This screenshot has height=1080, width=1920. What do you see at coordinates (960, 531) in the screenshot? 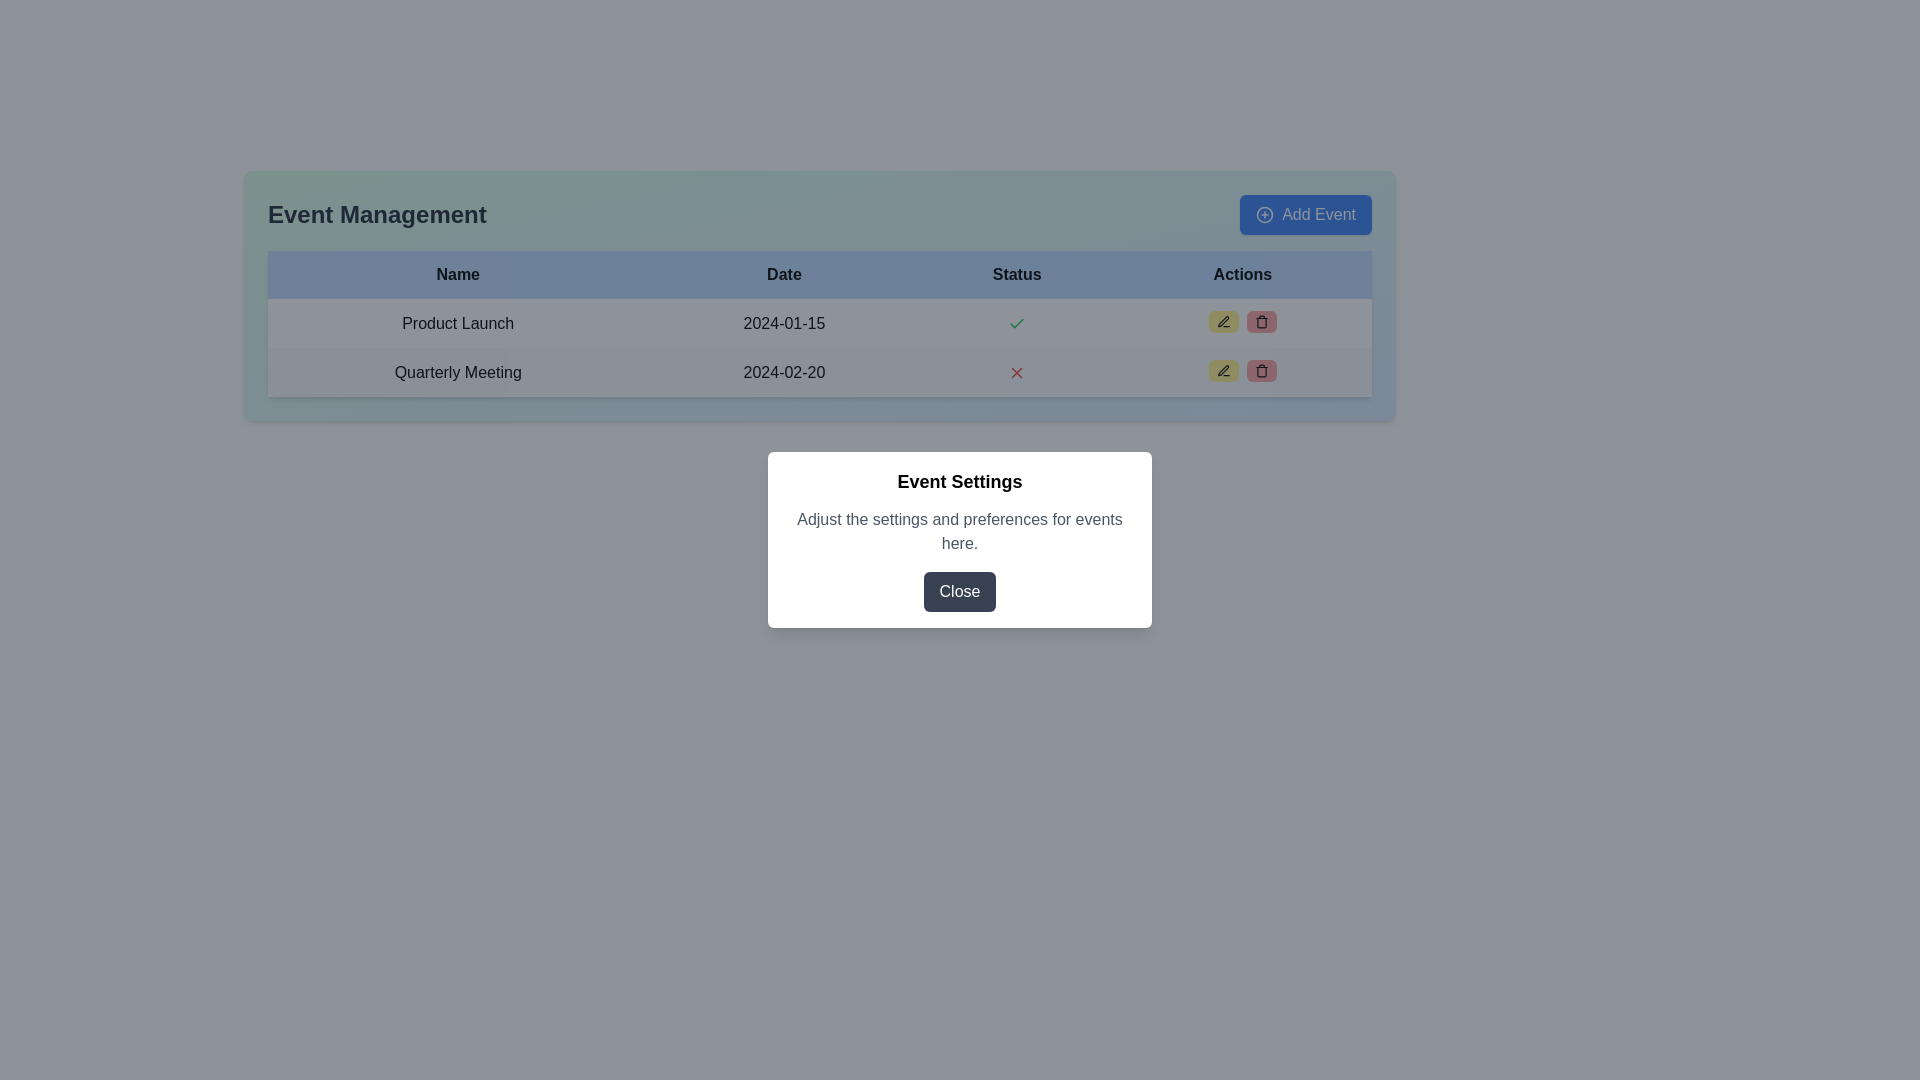
I see `the text label displaying 'Adjust the settings and preferences for events here.'` at bounding box center [960, 531].